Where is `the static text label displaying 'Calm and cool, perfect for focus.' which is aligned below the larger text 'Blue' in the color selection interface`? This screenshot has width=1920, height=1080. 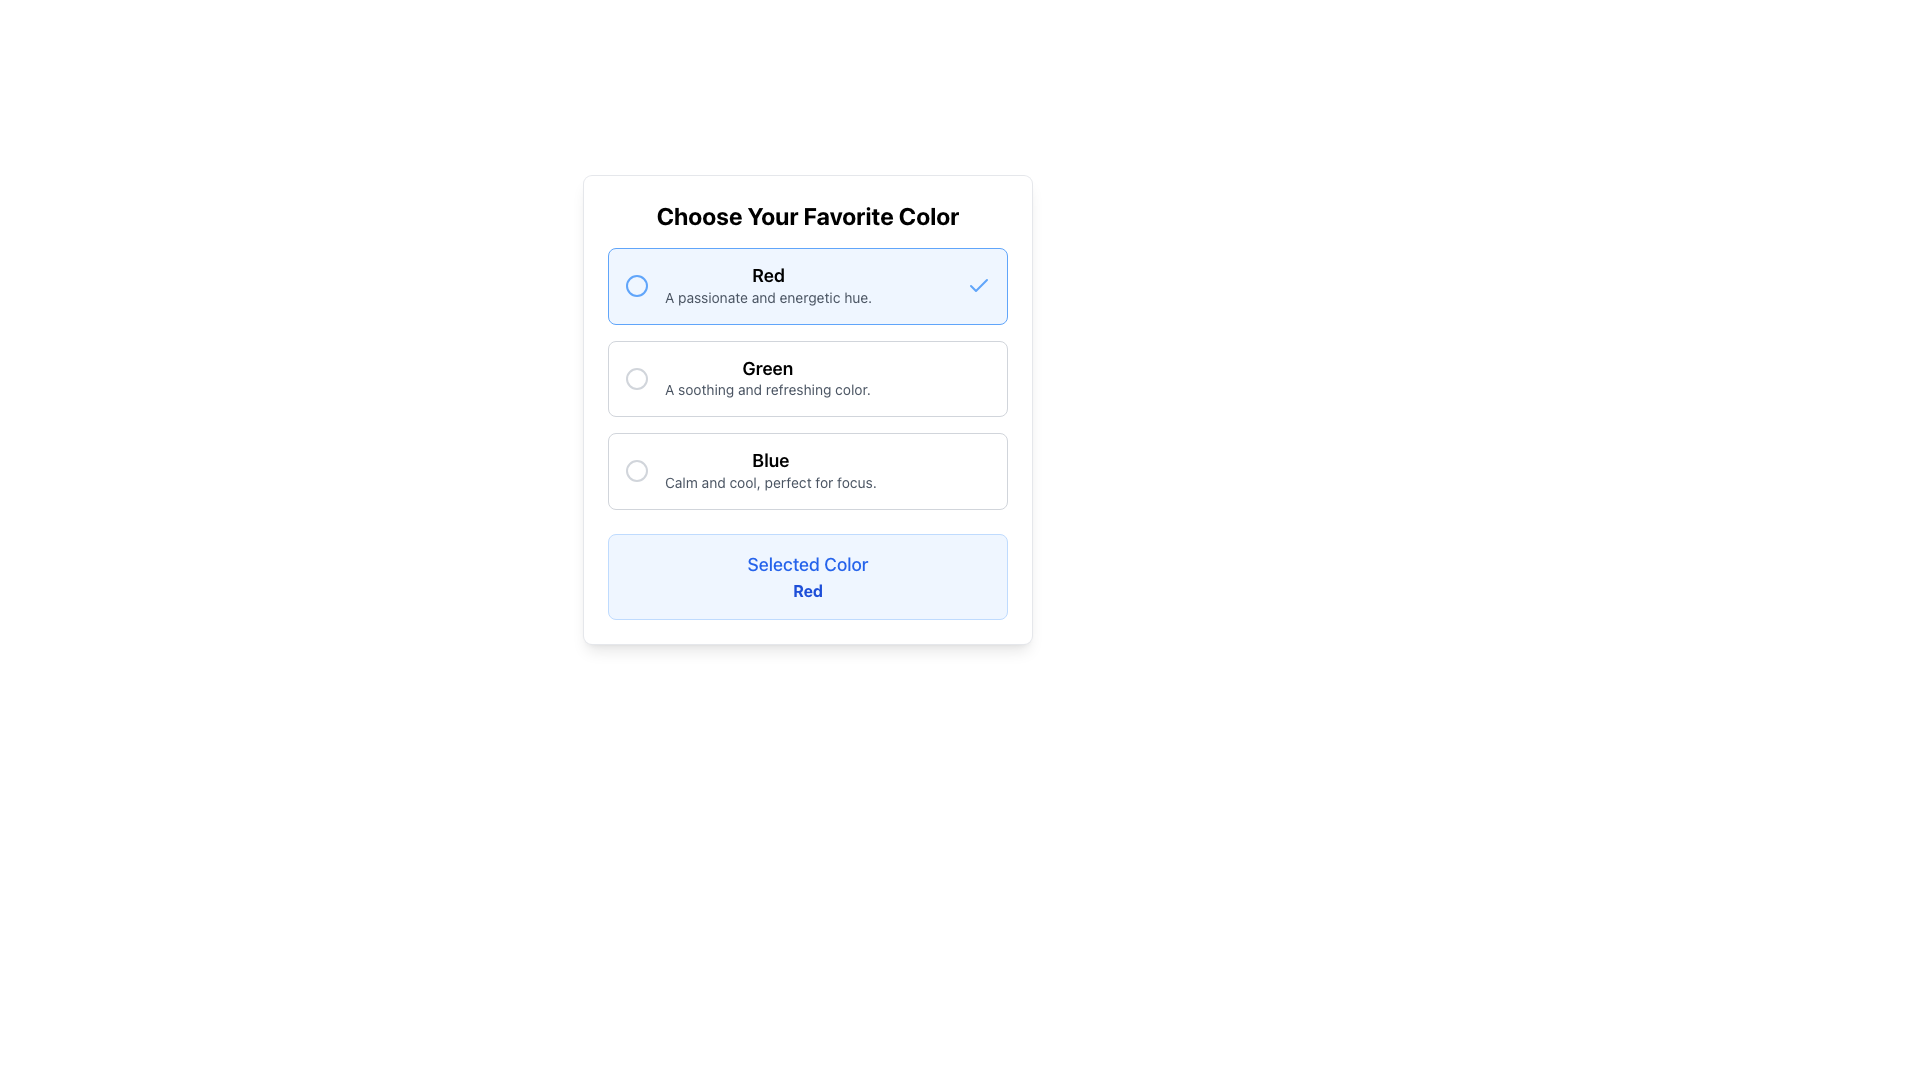
the static text label displaying 'Calm and cool, perfect for focus.' which is aligned below the larger text 'Blue' in the color selection interface is located at coordinates (769, 482).